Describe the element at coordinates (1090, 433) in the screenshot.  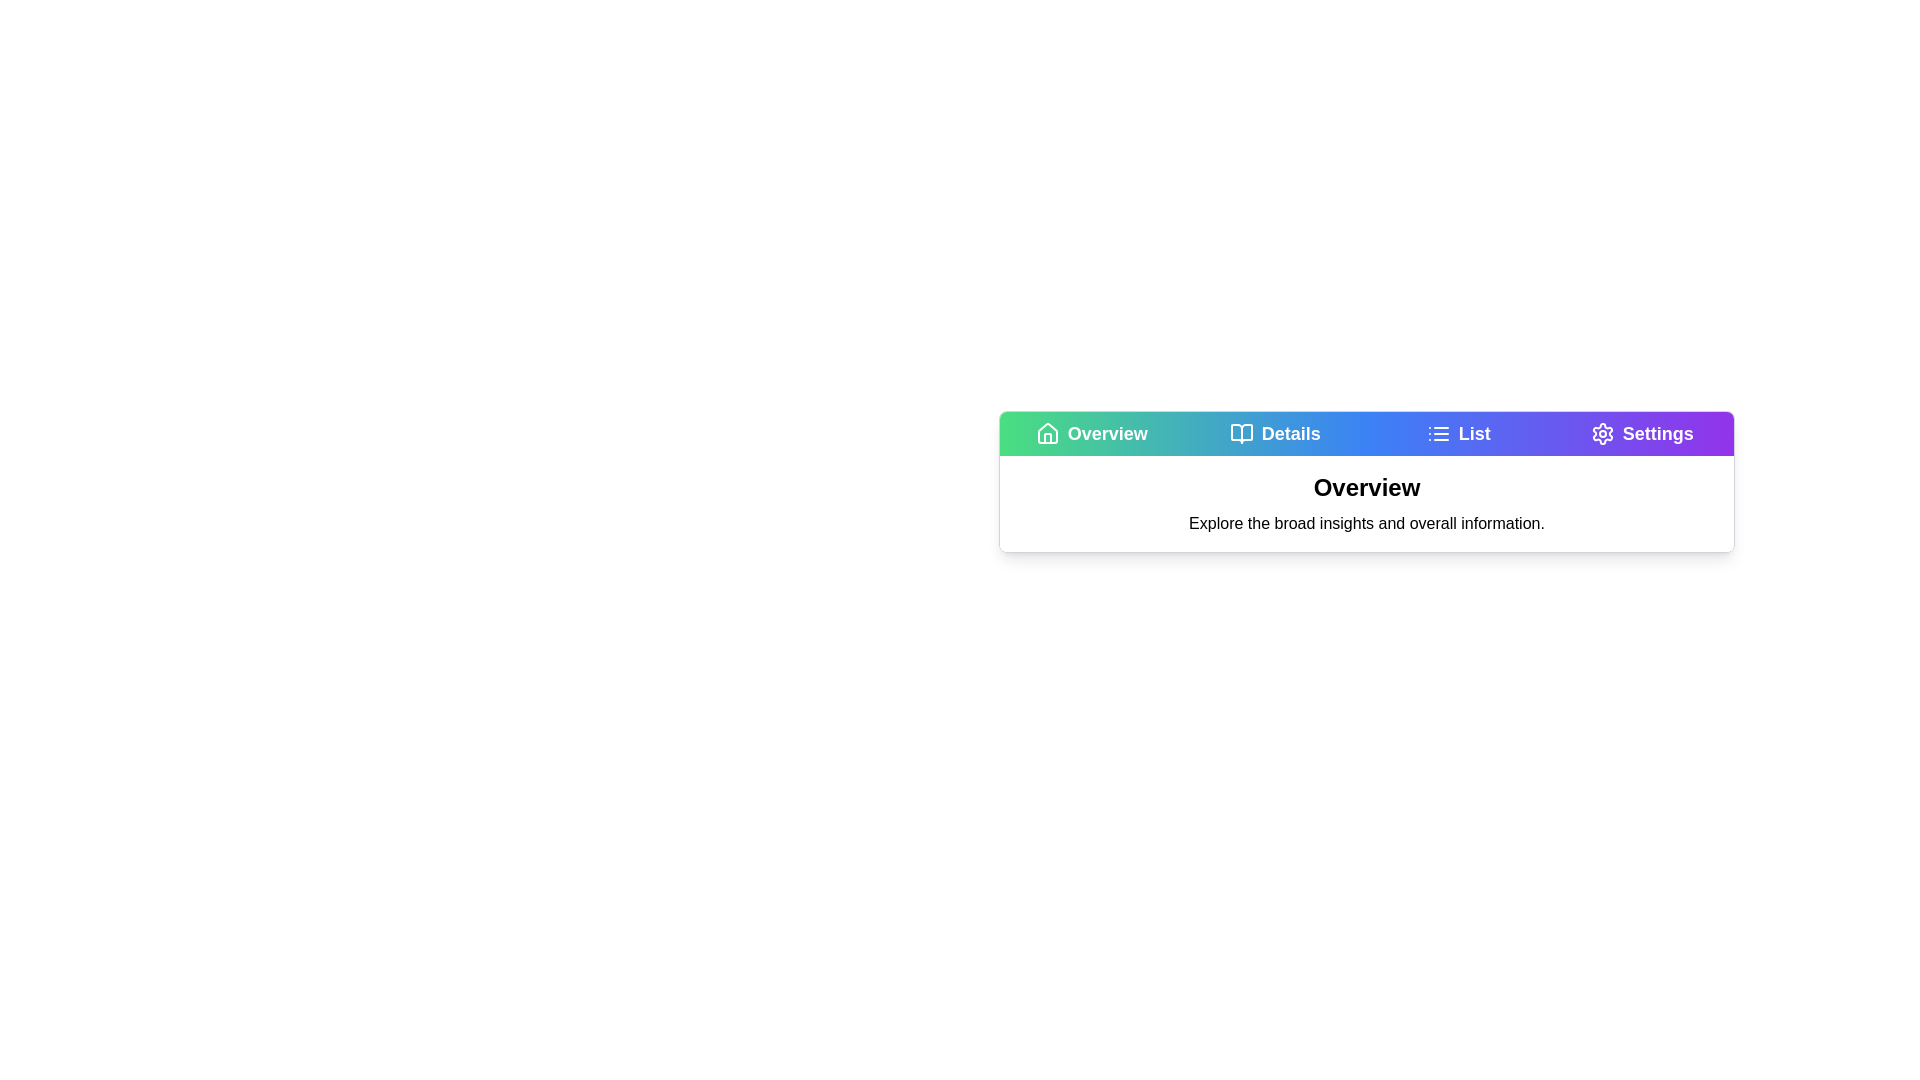
I see `the 'Overview' button, which is the first element in the navigation bar featuring a white house icon and bold 'Overview' text on a green-to-blue gradient background` at that location.